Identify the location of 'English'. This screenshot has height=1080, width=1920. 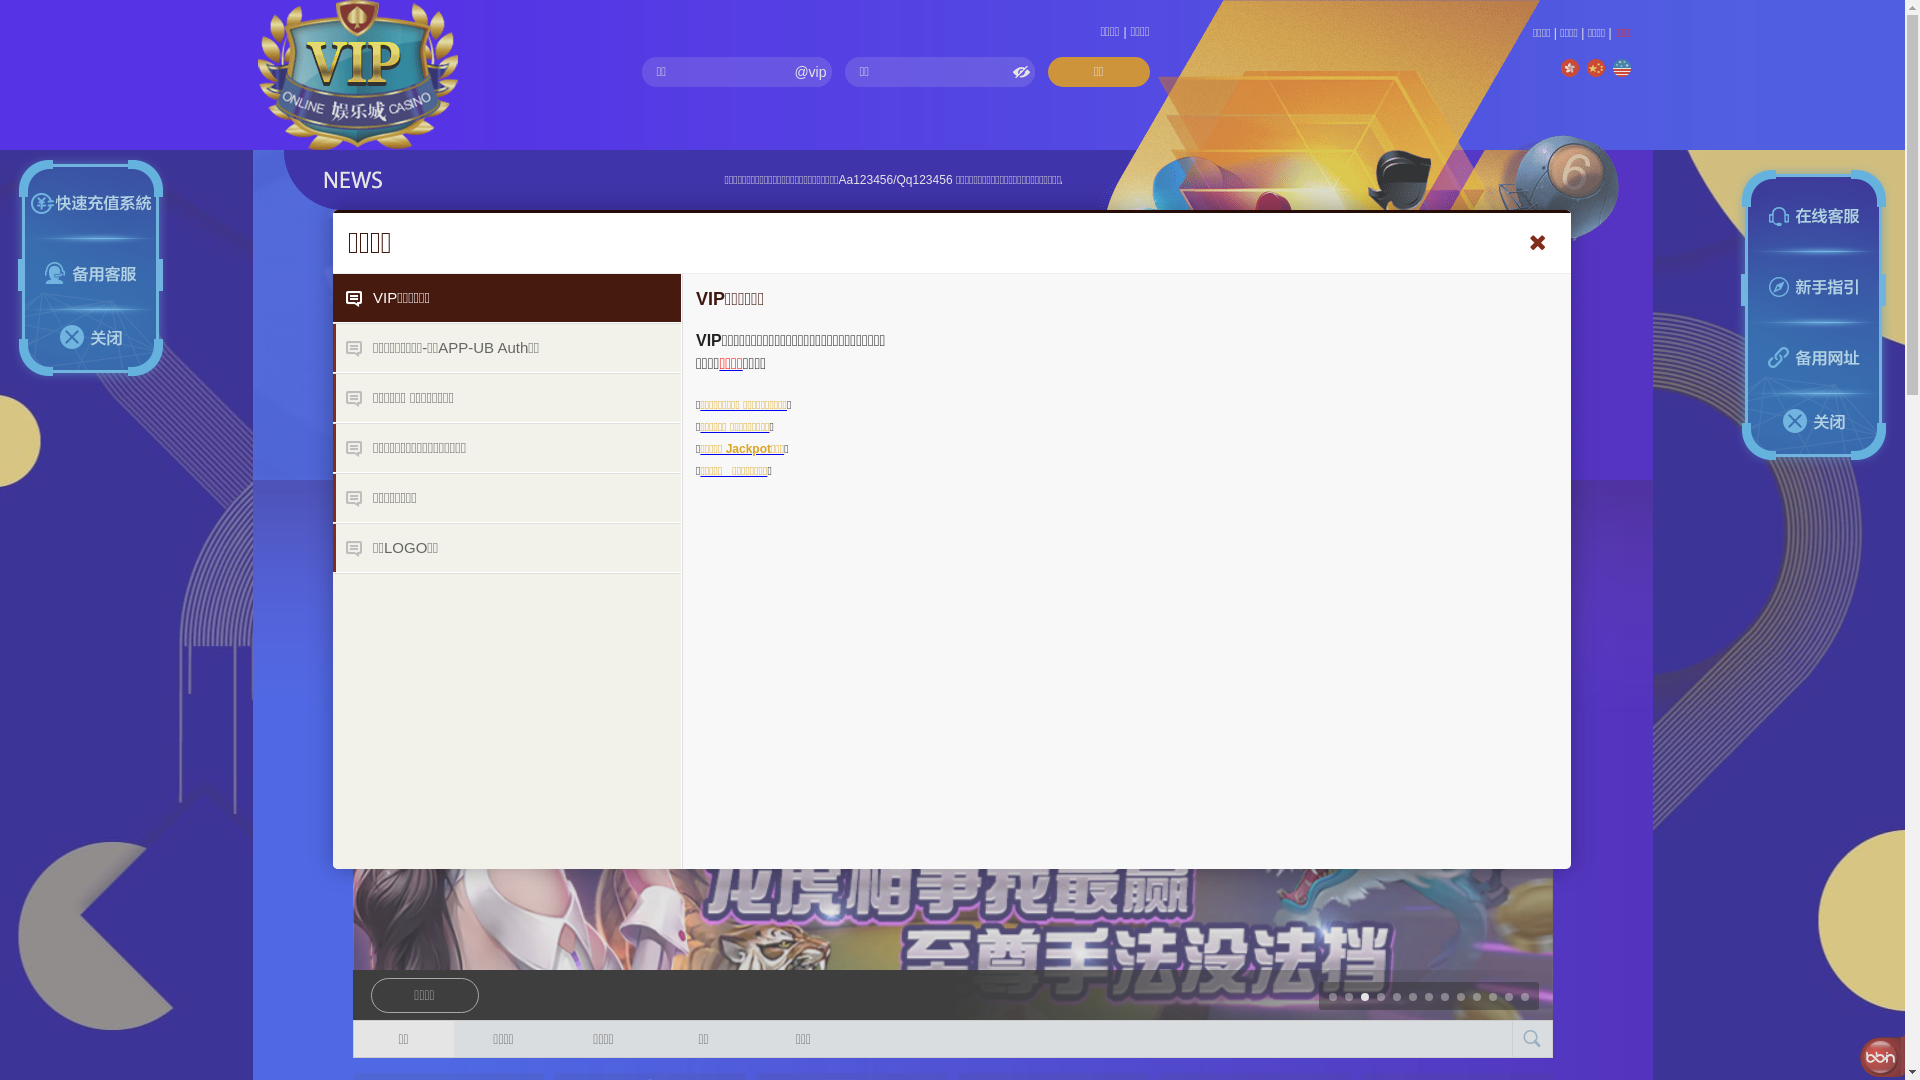
(1621, 67).